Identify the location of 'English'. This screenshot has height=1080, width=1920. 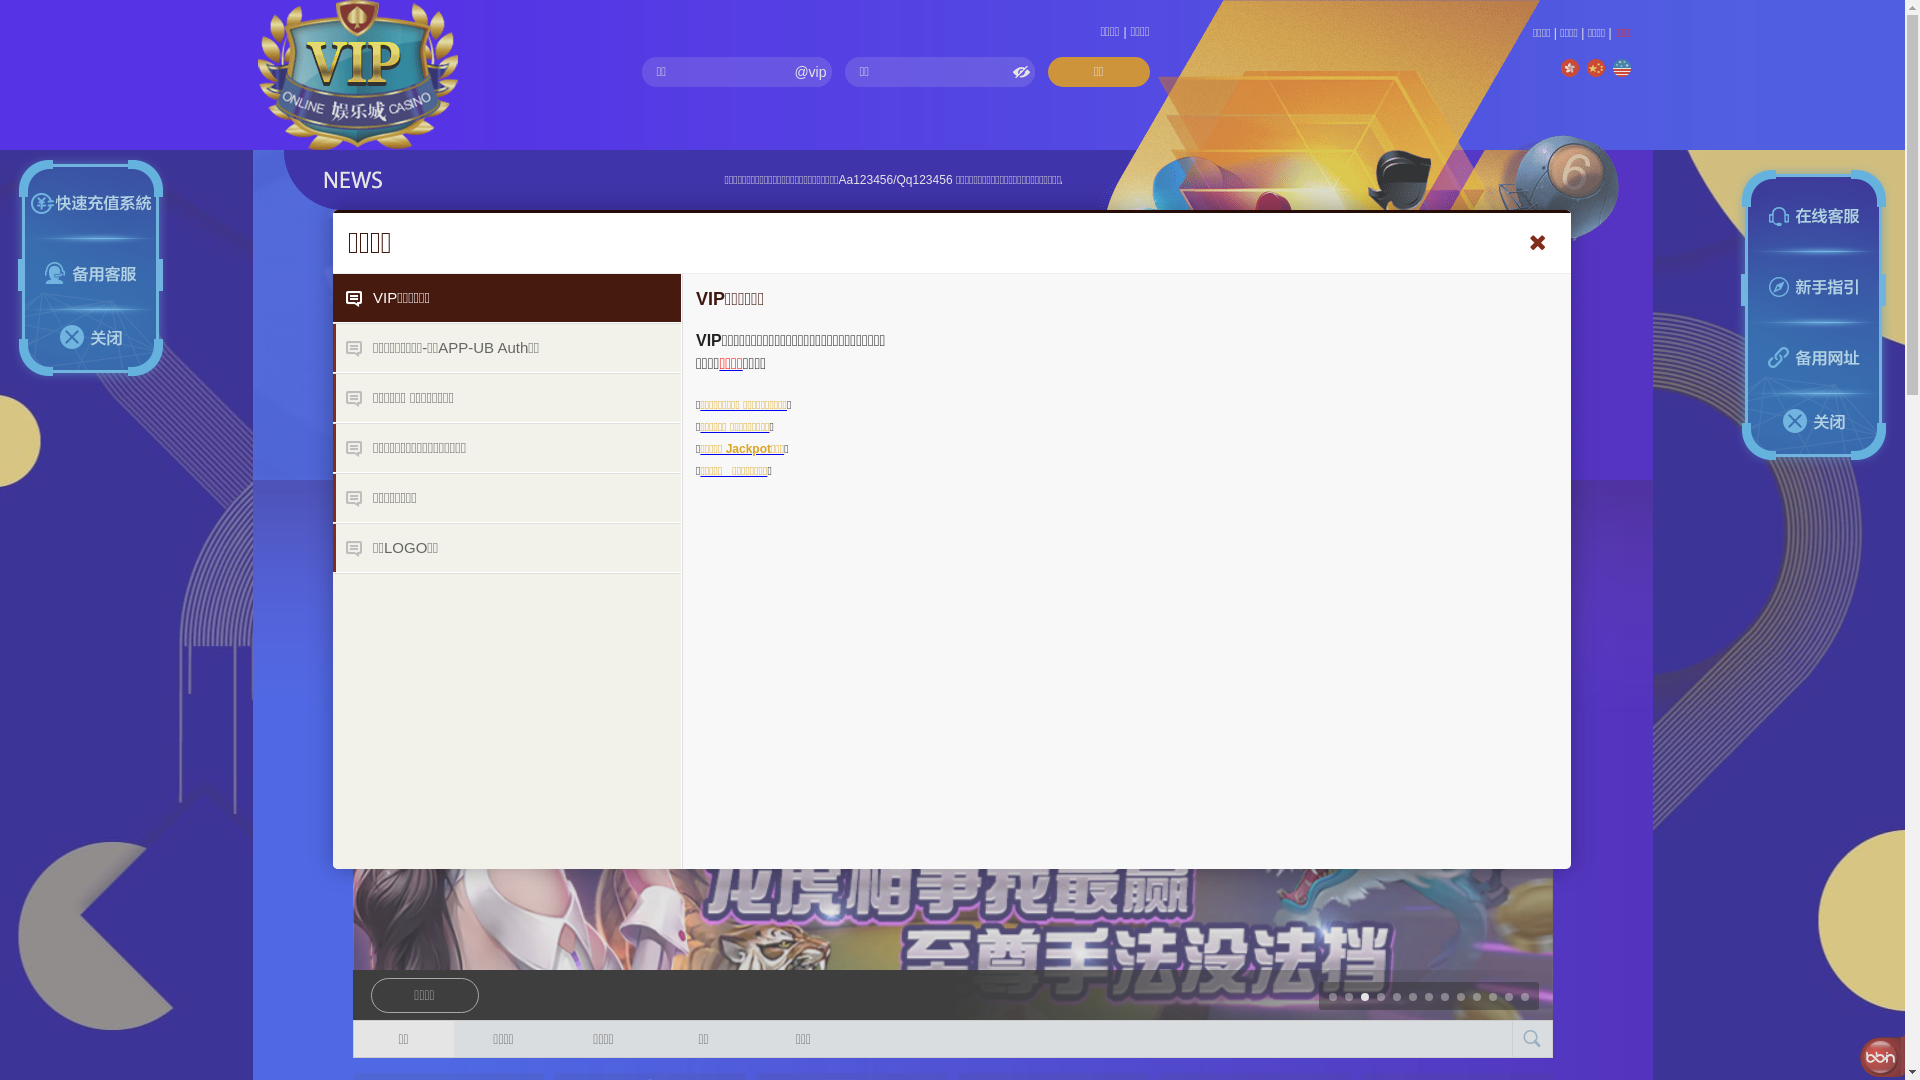
(1621, 67).